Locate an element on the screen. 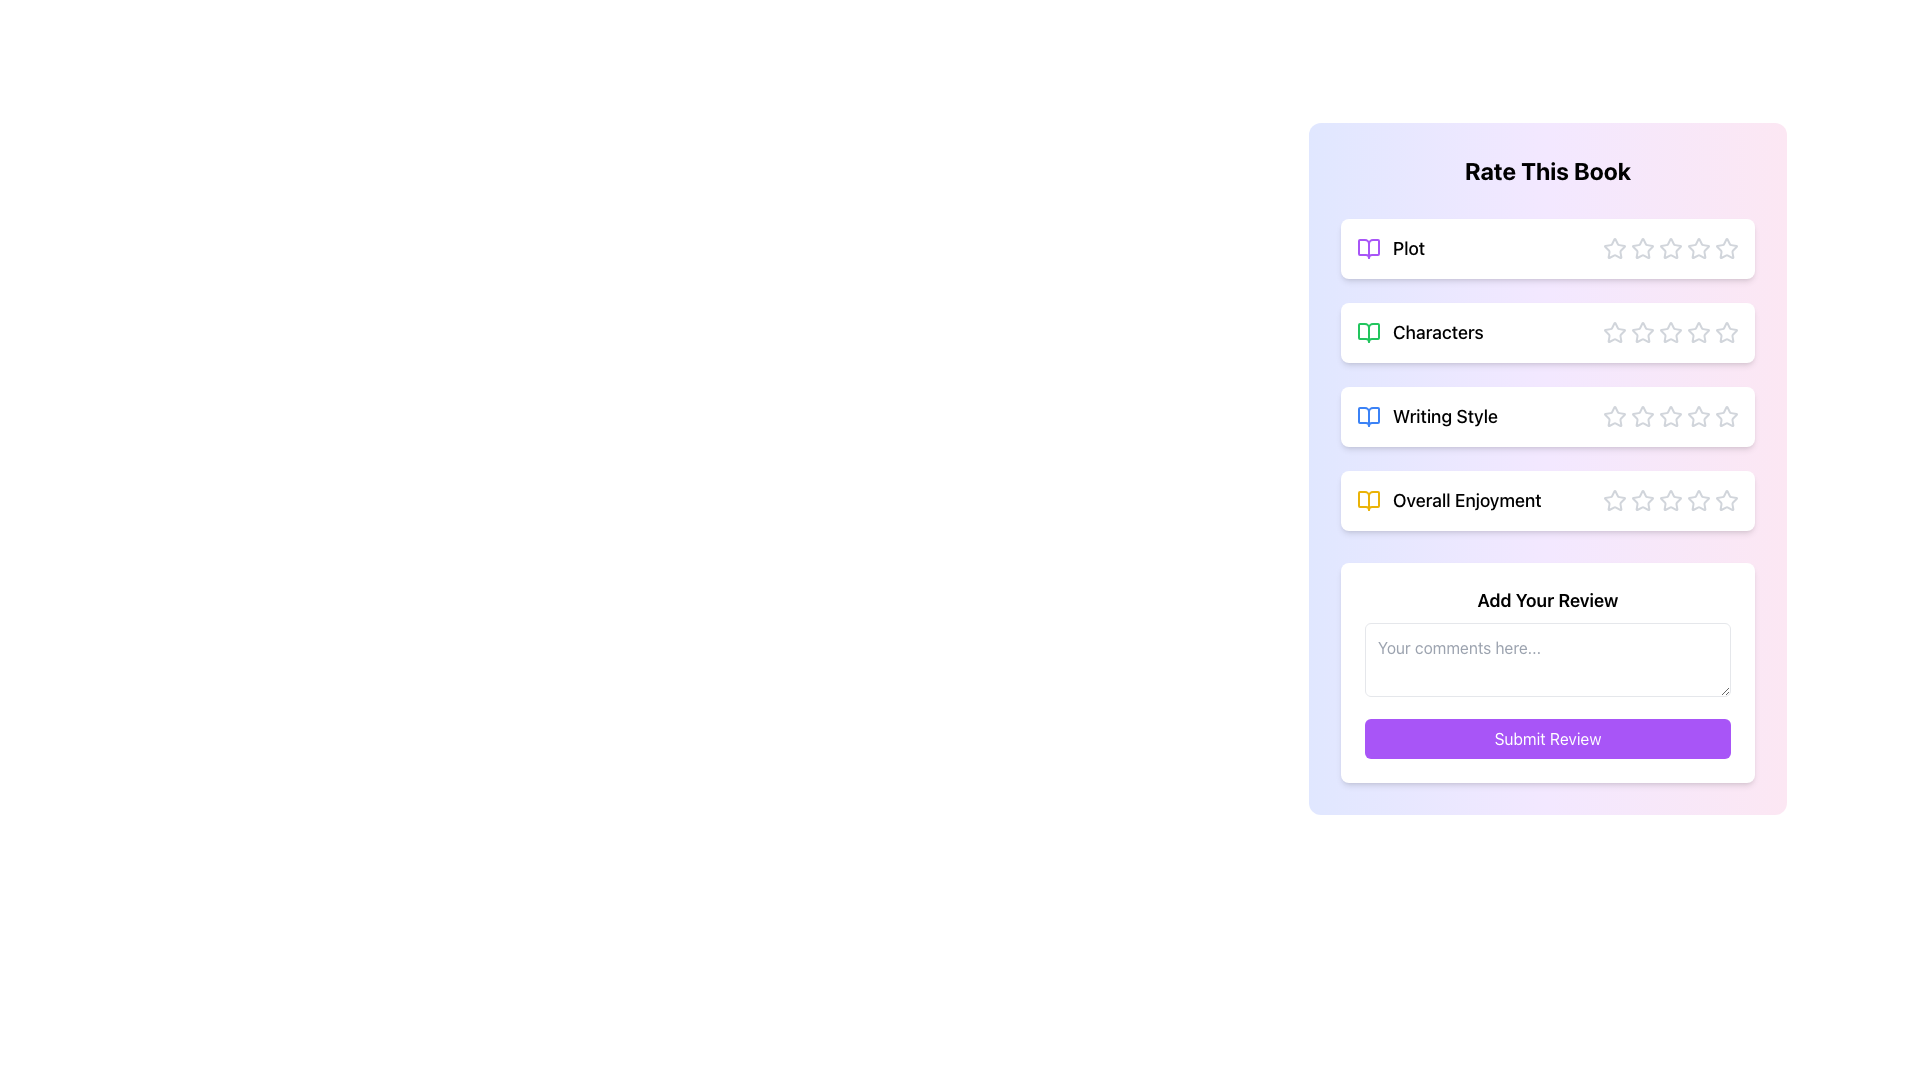  the first star icon is located at coordinates (1614, 415).